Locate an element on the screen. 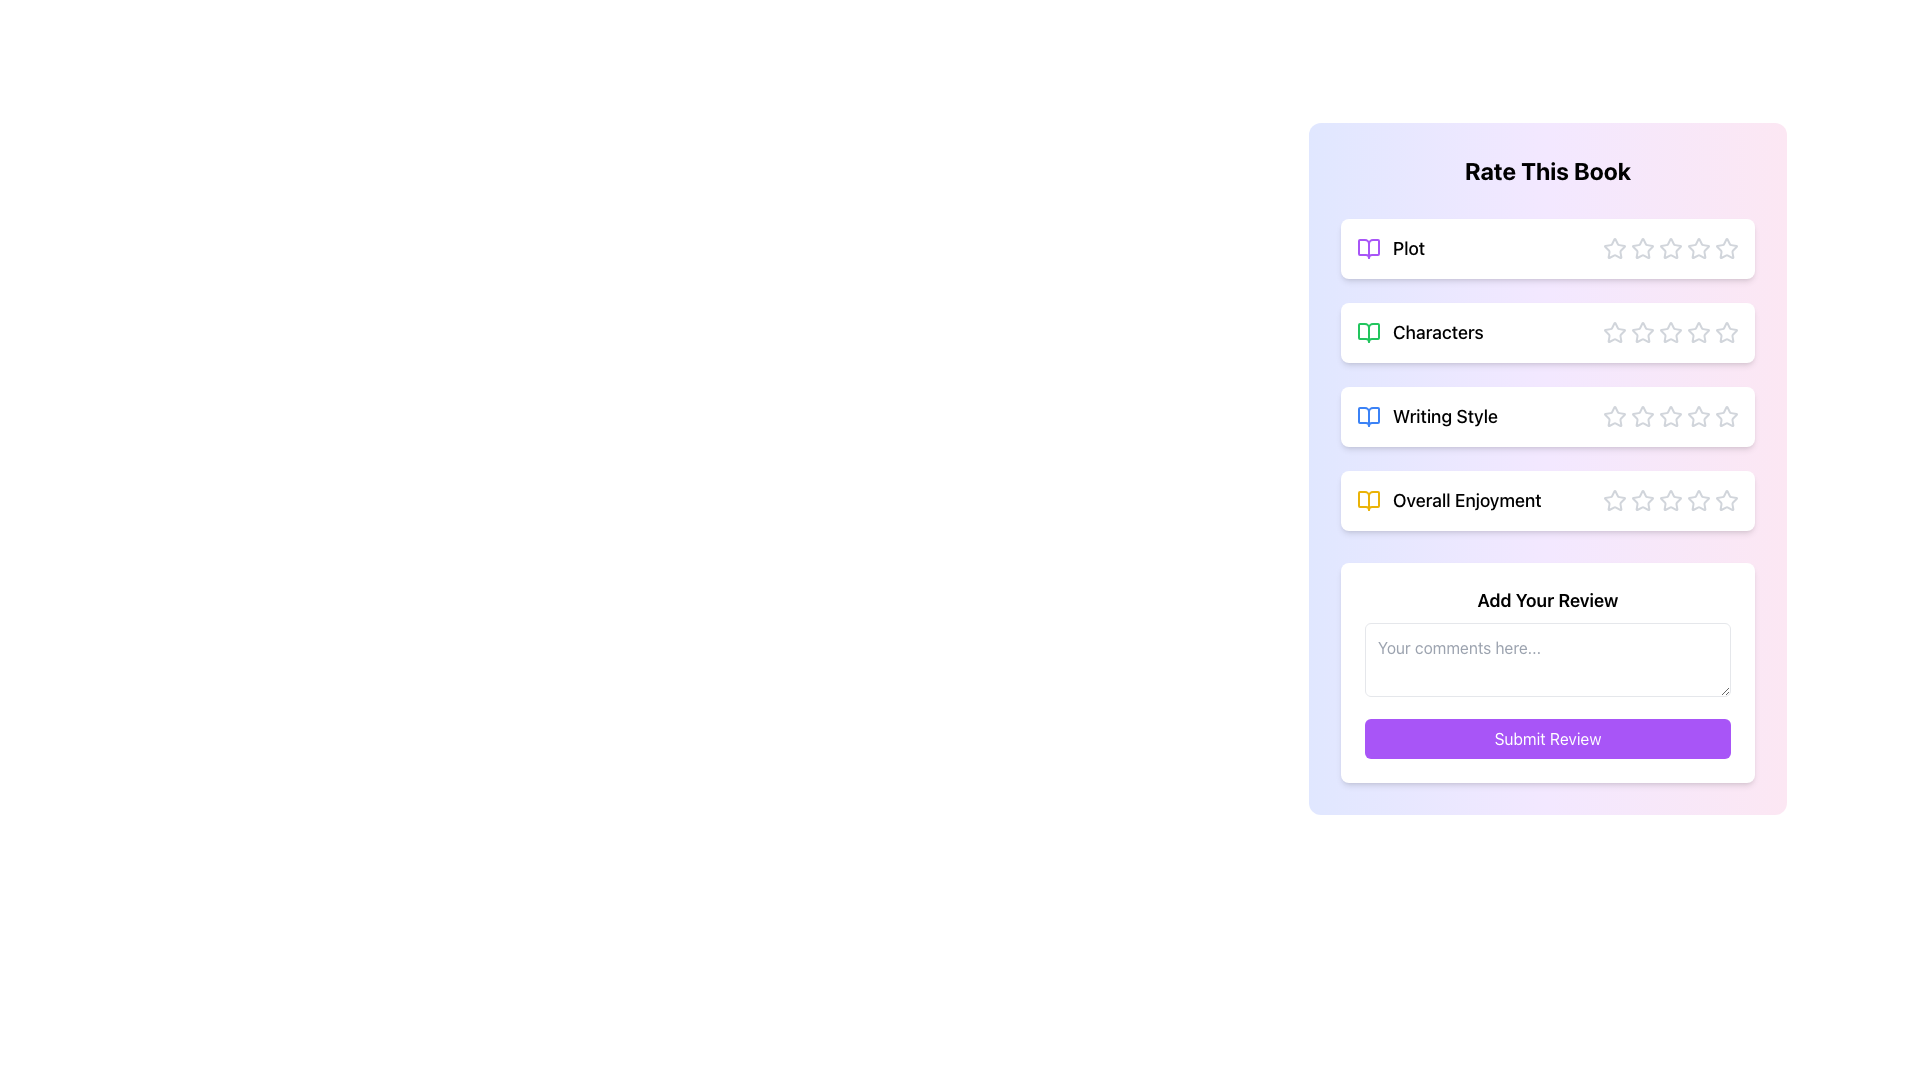  the first star icon is located at coordinates (1614, 415).